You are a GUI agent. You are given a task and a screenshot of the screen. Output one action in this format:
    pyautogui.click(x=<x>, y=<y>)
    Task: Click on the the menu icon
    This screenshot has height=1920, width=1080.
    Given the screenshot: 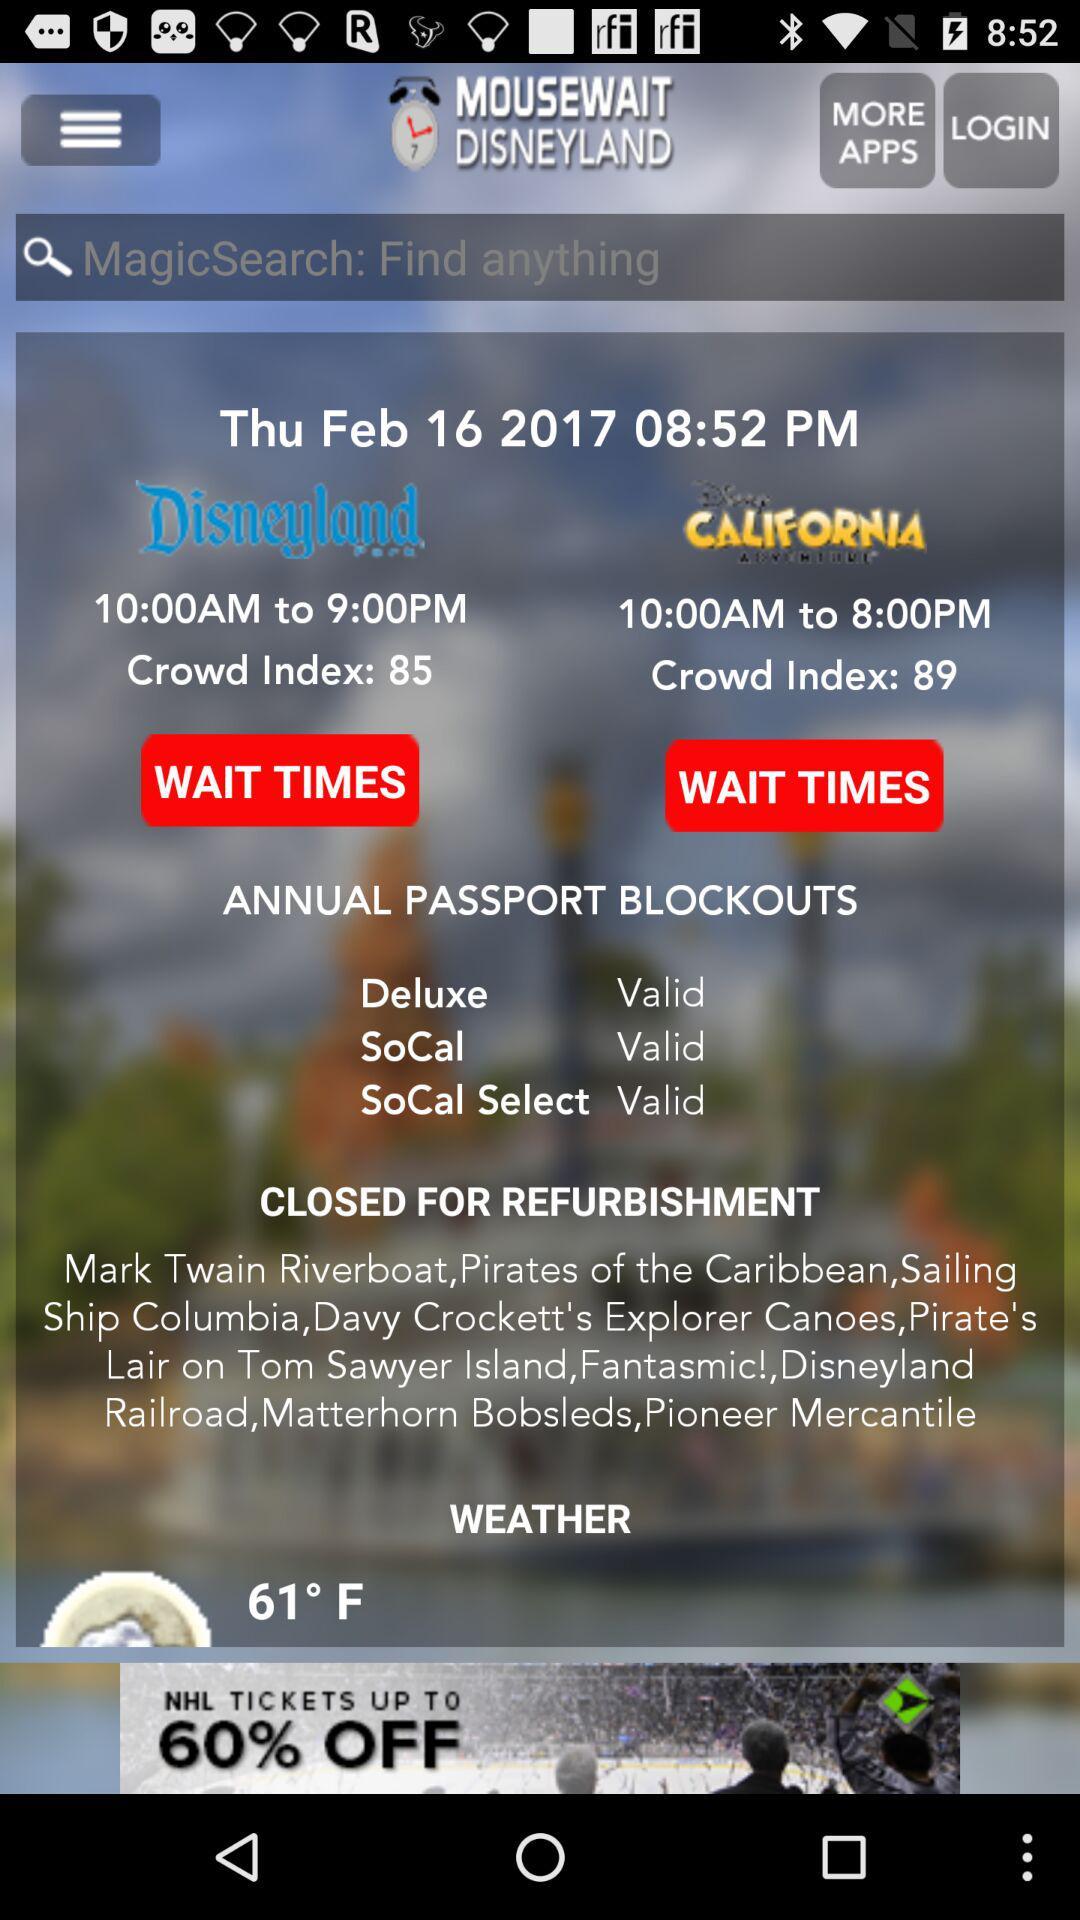 What is the action you would take?
    pyautogui.click(x=90, y=138)
    